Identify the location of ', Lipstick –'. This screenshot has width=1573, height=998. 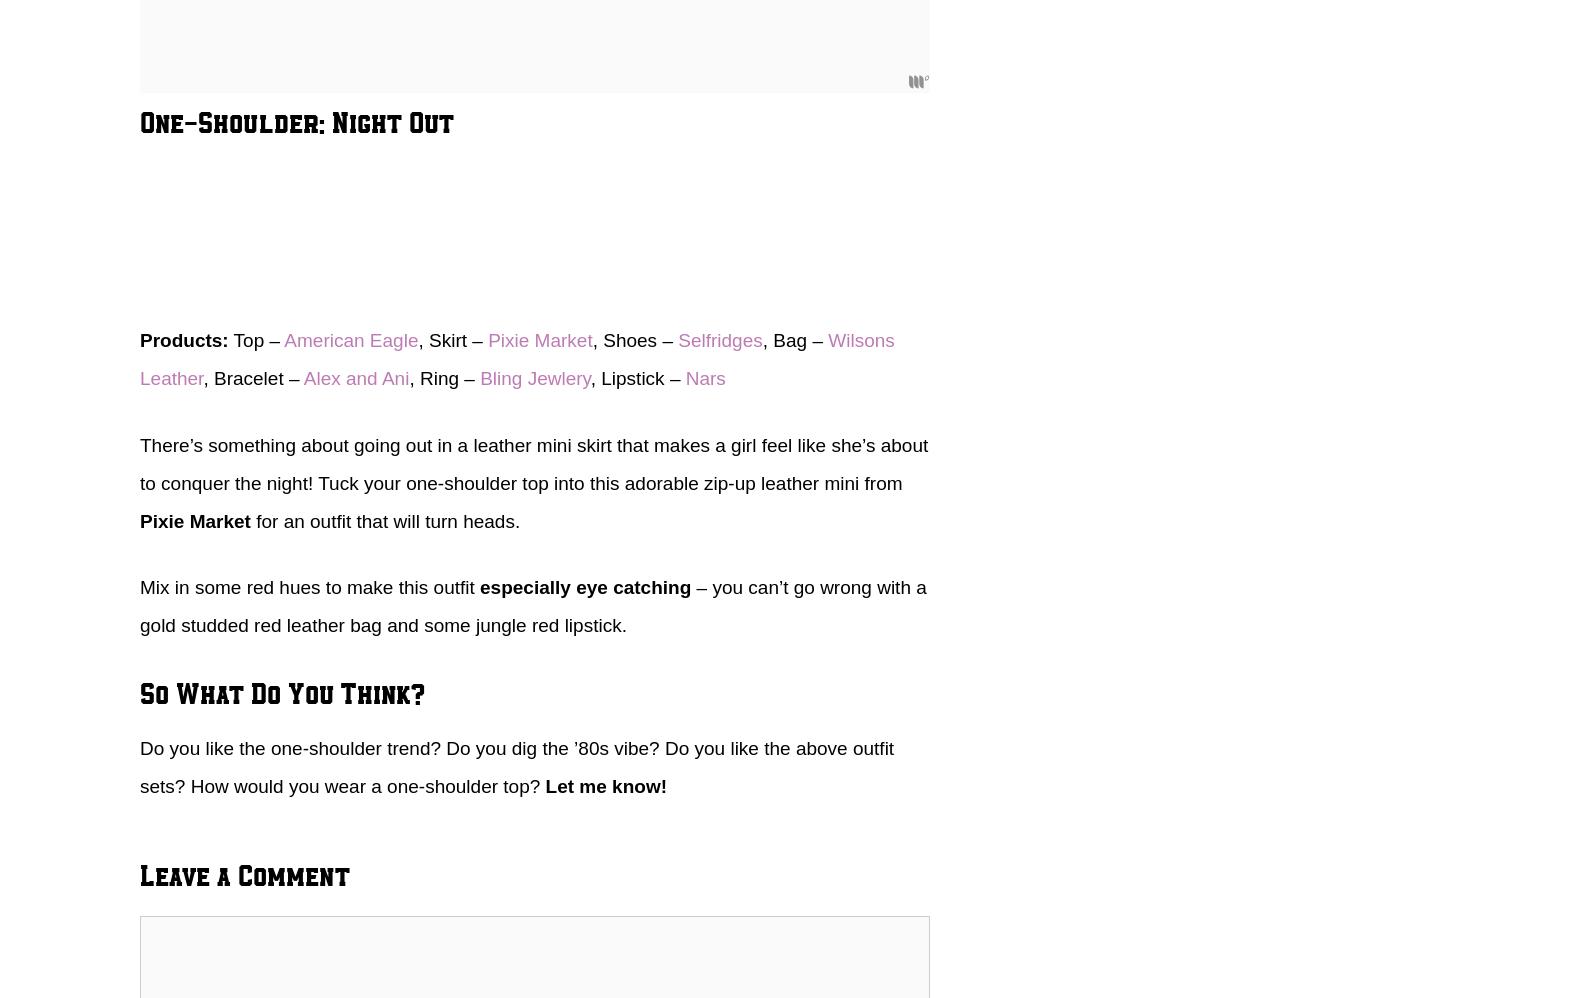
(636, 377).